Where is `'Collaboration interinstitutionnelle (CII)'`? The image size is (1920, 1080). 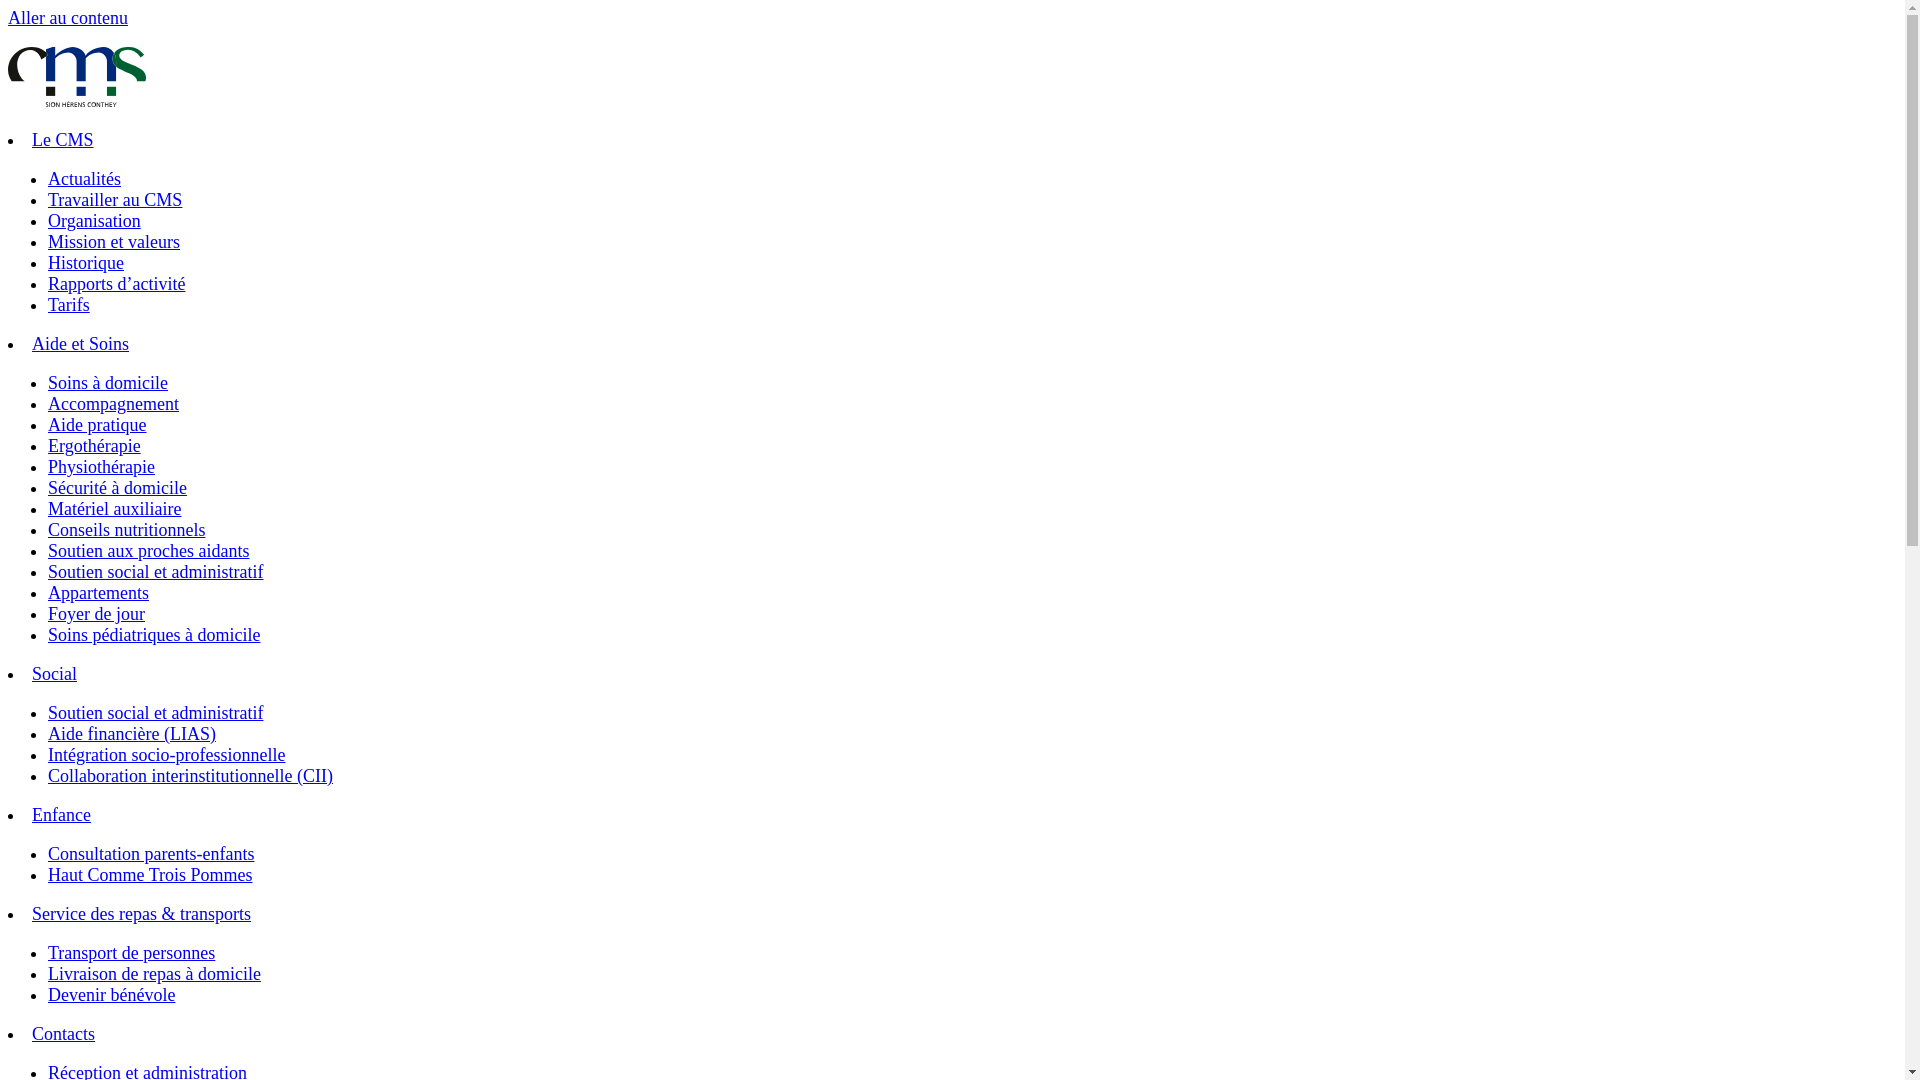
'Collaboration interinstitutionnelle (CII)' is located at coordinates (190, 774).